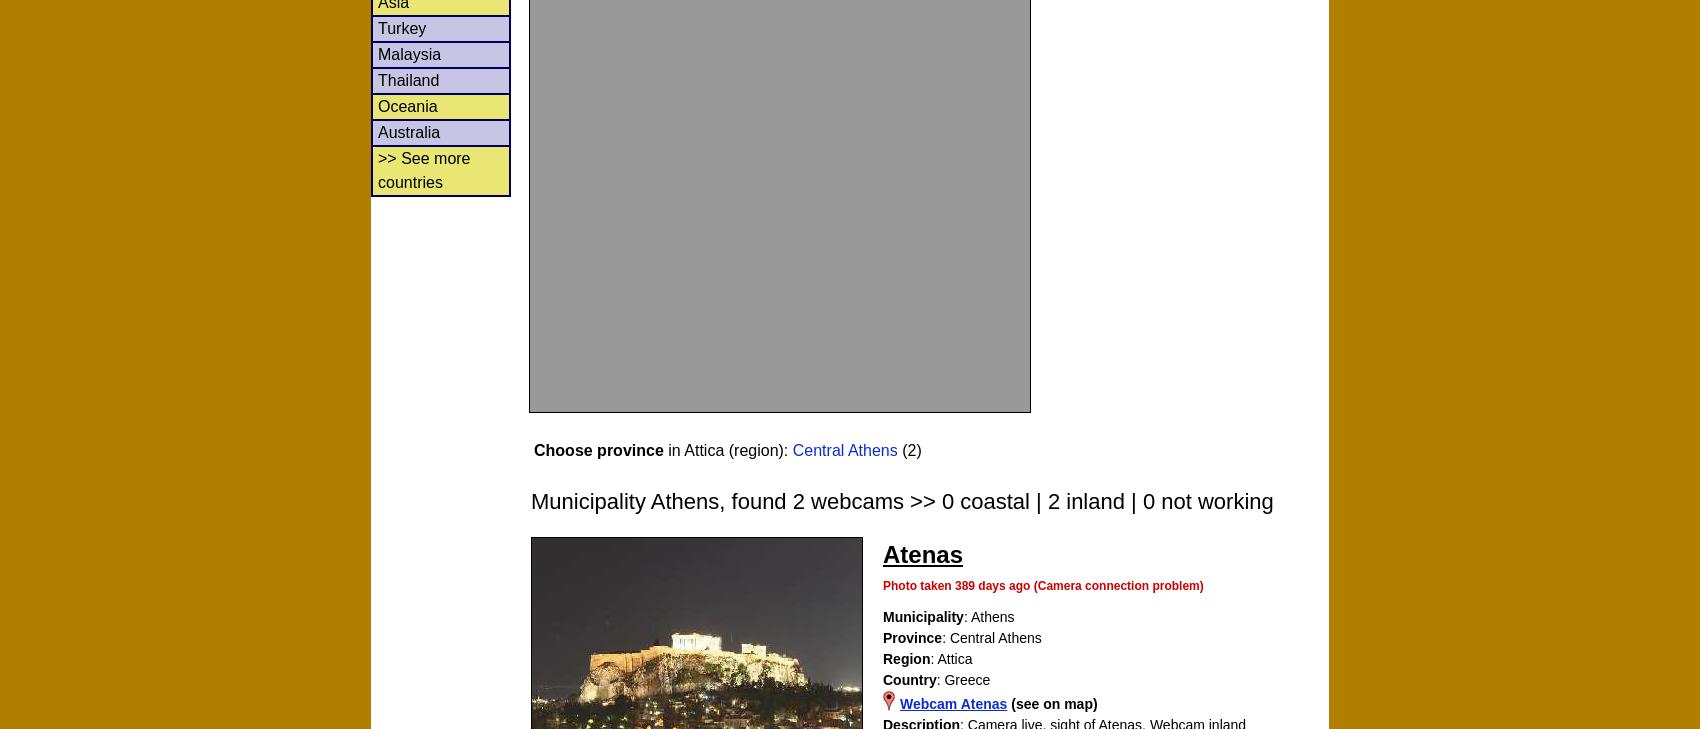 This screenshot has height=729, width=1700. I want to click on 'Thailand', so click(407, 78).